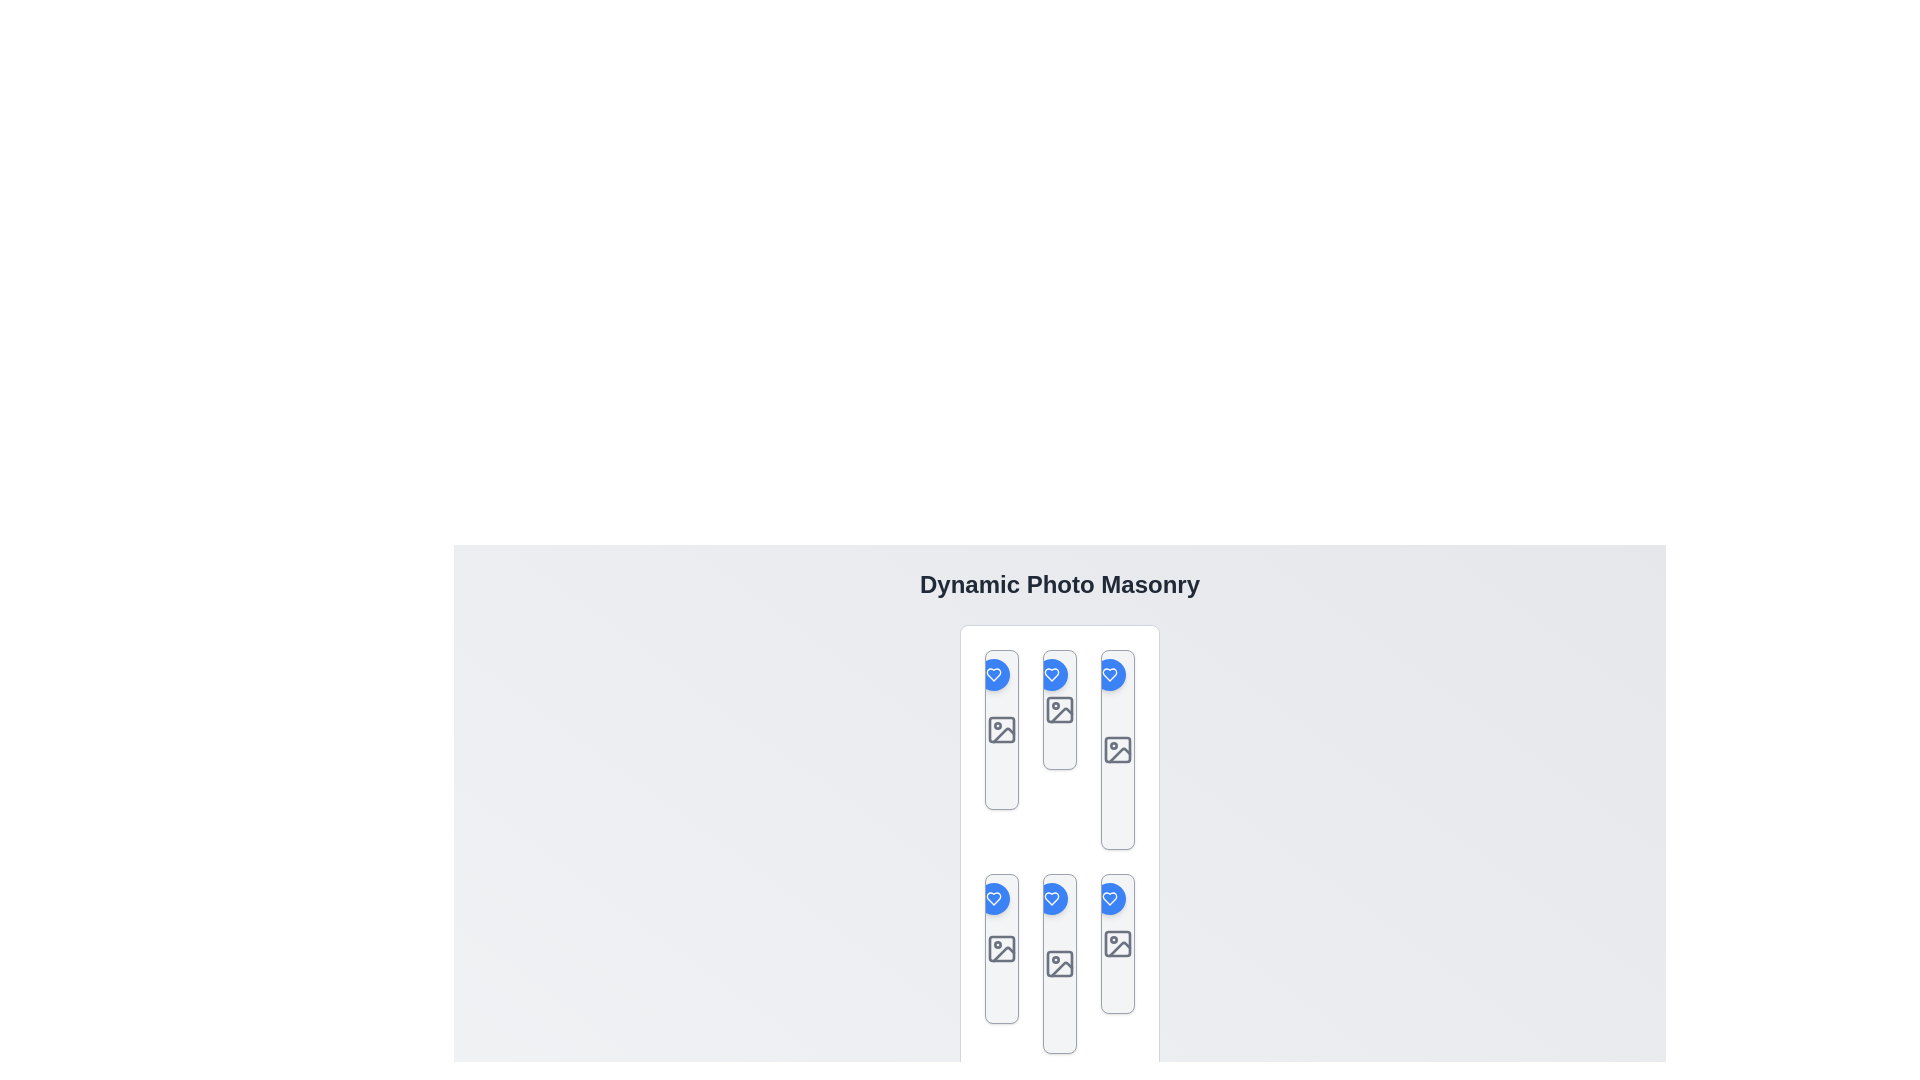 This screenshot has width=1920, height=1080. What do you see at coordinates (1117, 749) in the screenshot?
I see `the icon representing an image placeholder, which appears as a landscape outline with a circular point, located in the center of the second row of the third column in a vertically-arranged grid` at bounding box center [1117, 749].